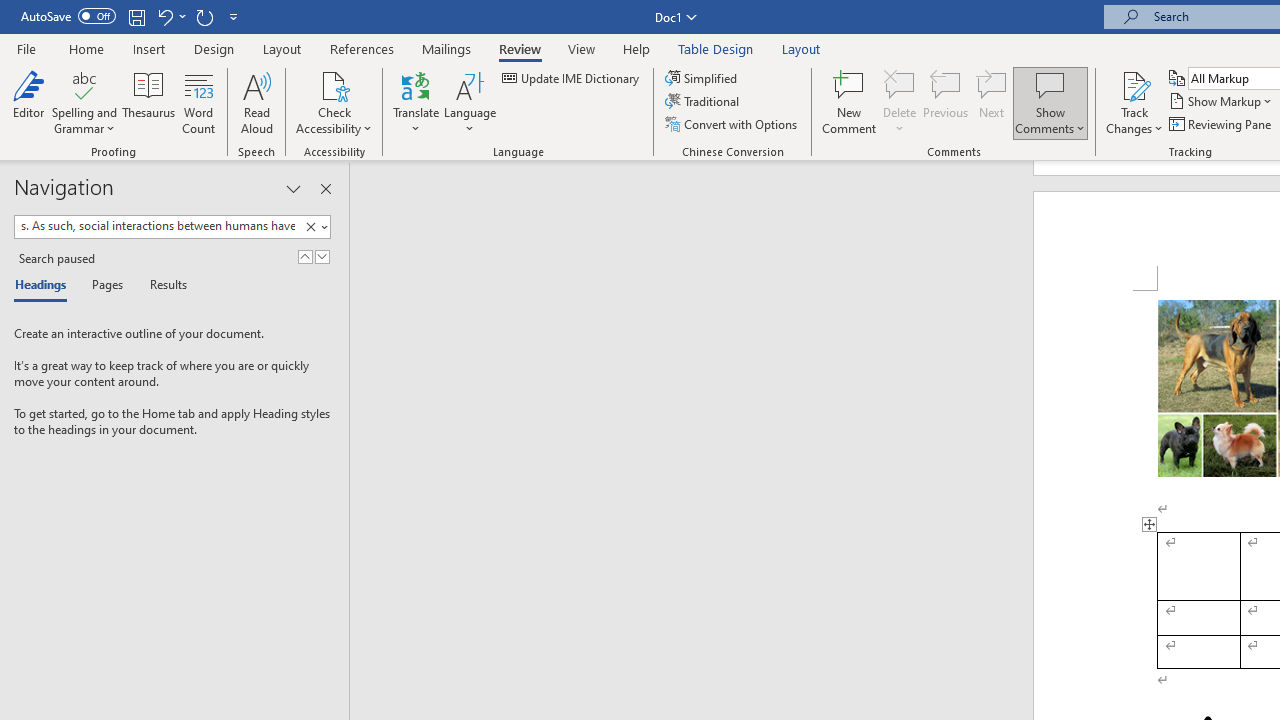 The height and width of the screenshot is (720, 1280). What do you see at coordinates (571, 77) in the screenshot?
I see `'Update IME Dictionary...'` at bounding box center [571, 77].